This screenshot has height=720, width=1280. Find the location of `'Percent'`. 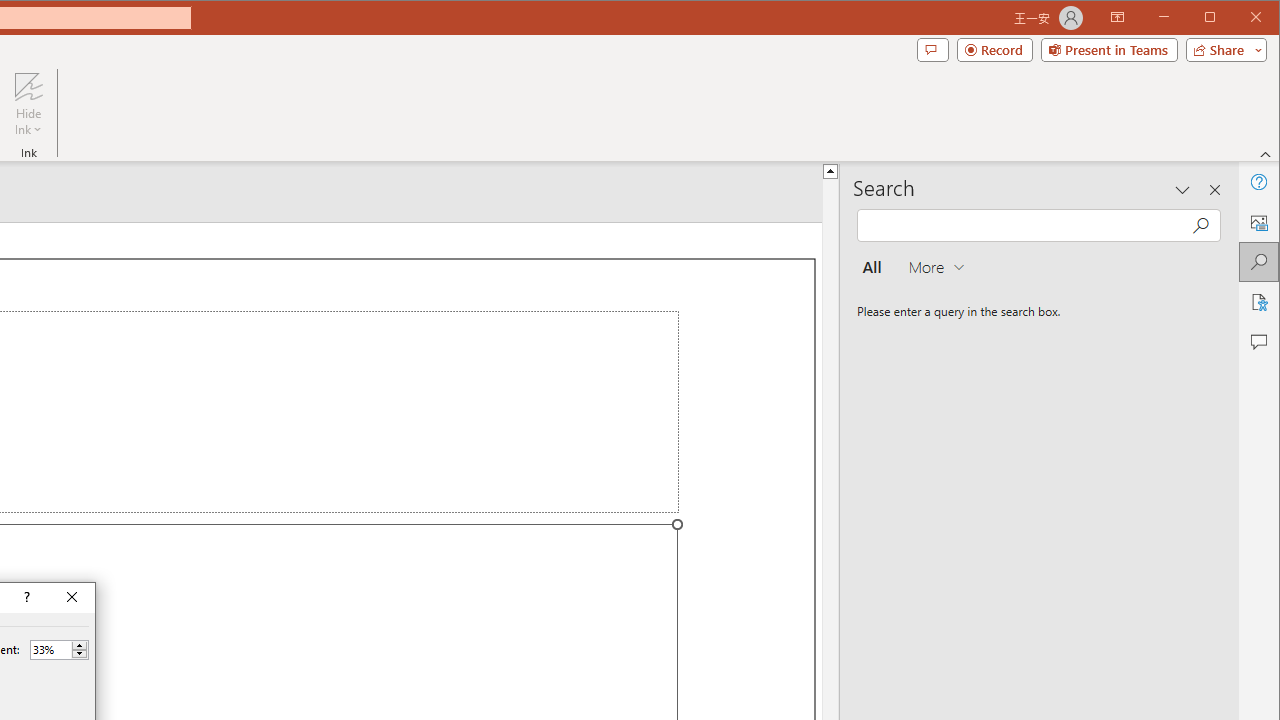

'Percent' is located at coordinates (59, 650).